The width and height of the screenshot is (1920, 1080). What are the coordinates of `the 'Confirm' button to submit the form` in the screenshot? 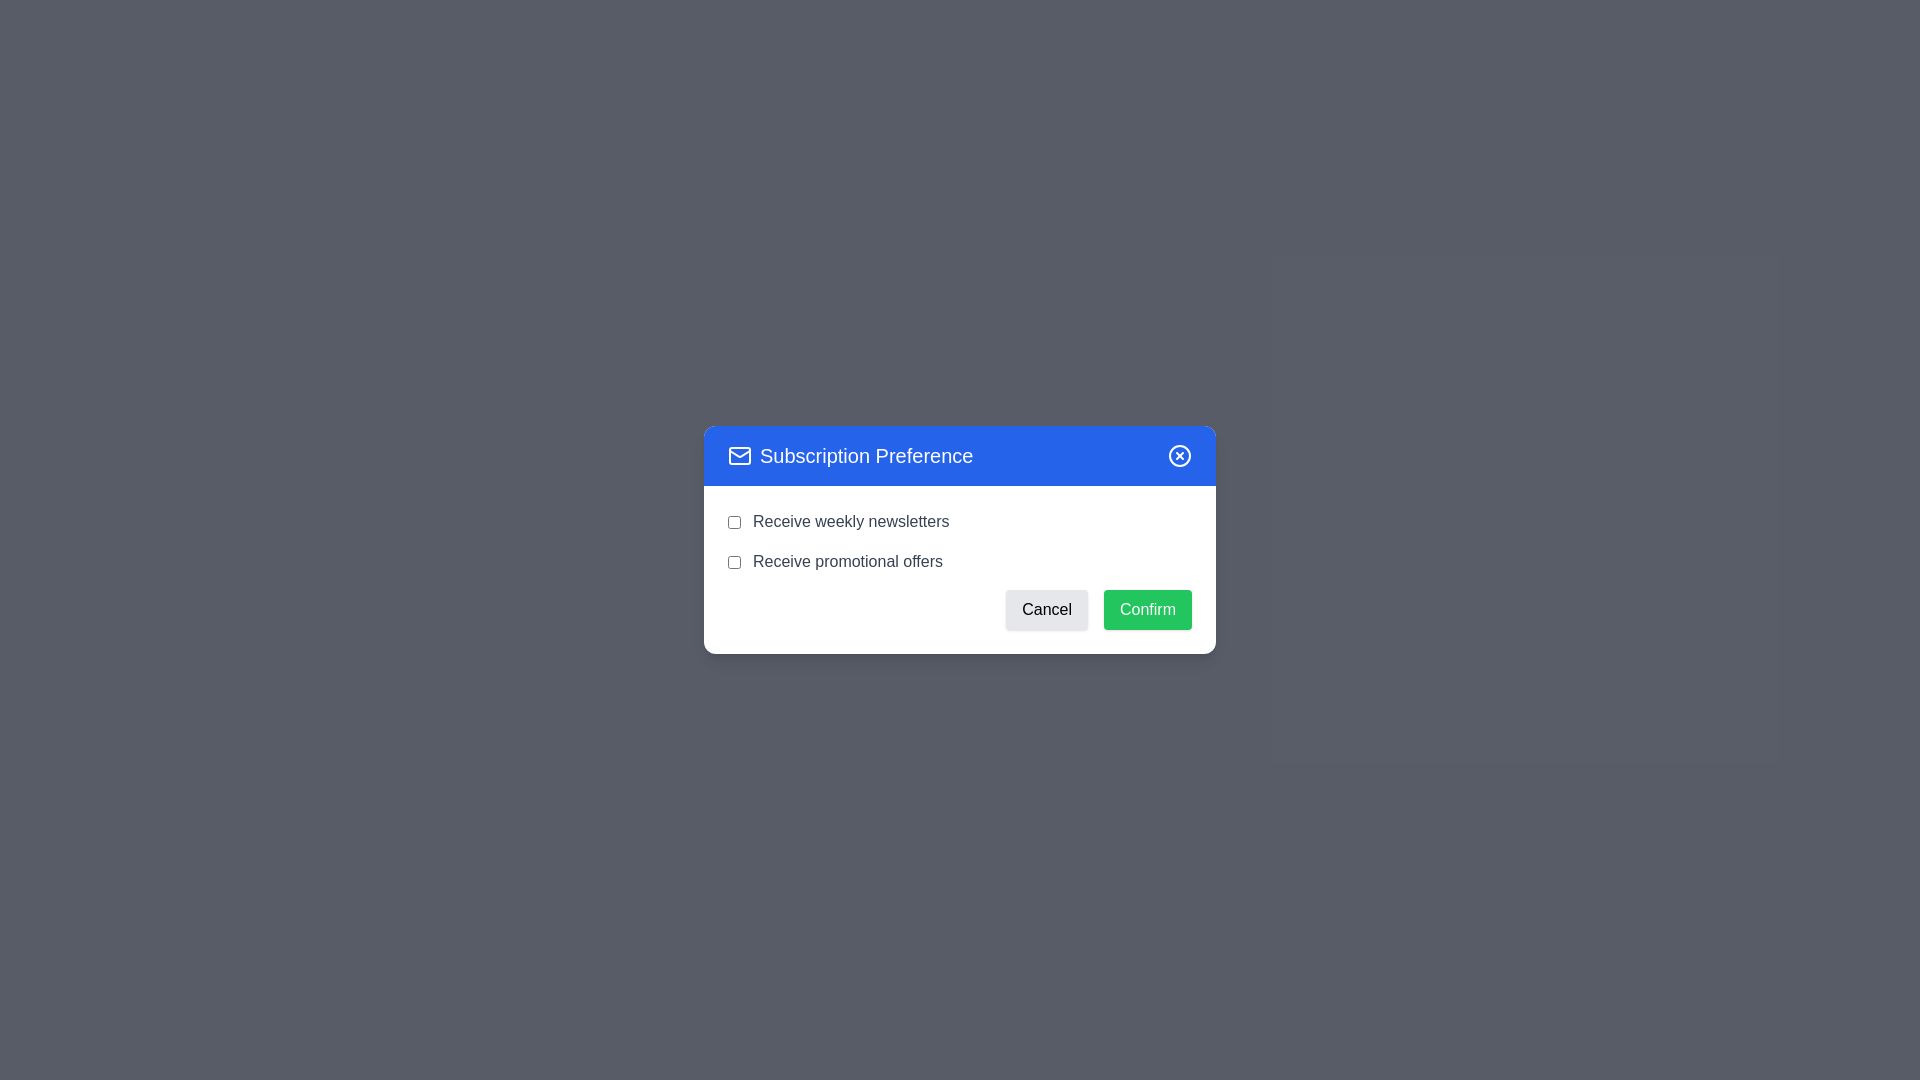 It's located at (1147, 608).